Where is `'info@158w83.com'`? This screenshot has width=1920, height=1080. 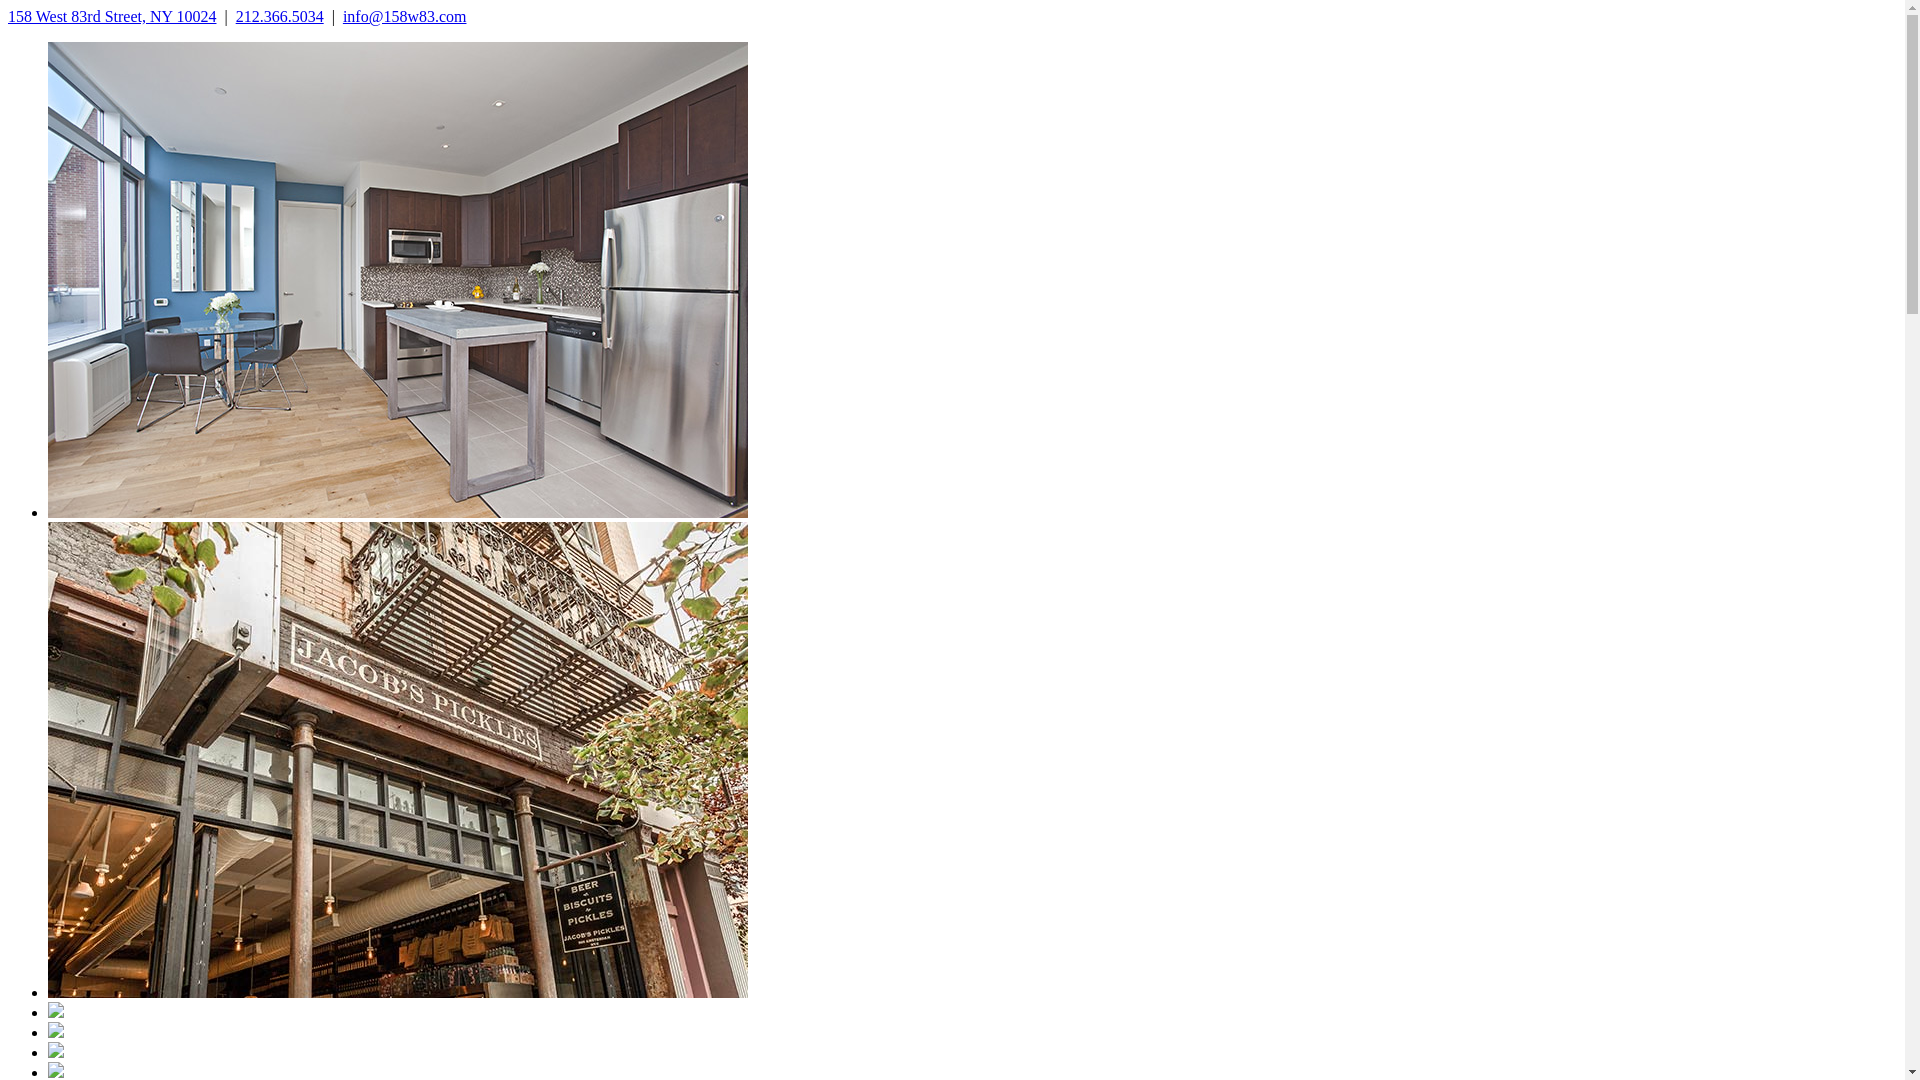
'info@158w83.com' is located at coordinates (403, 16).